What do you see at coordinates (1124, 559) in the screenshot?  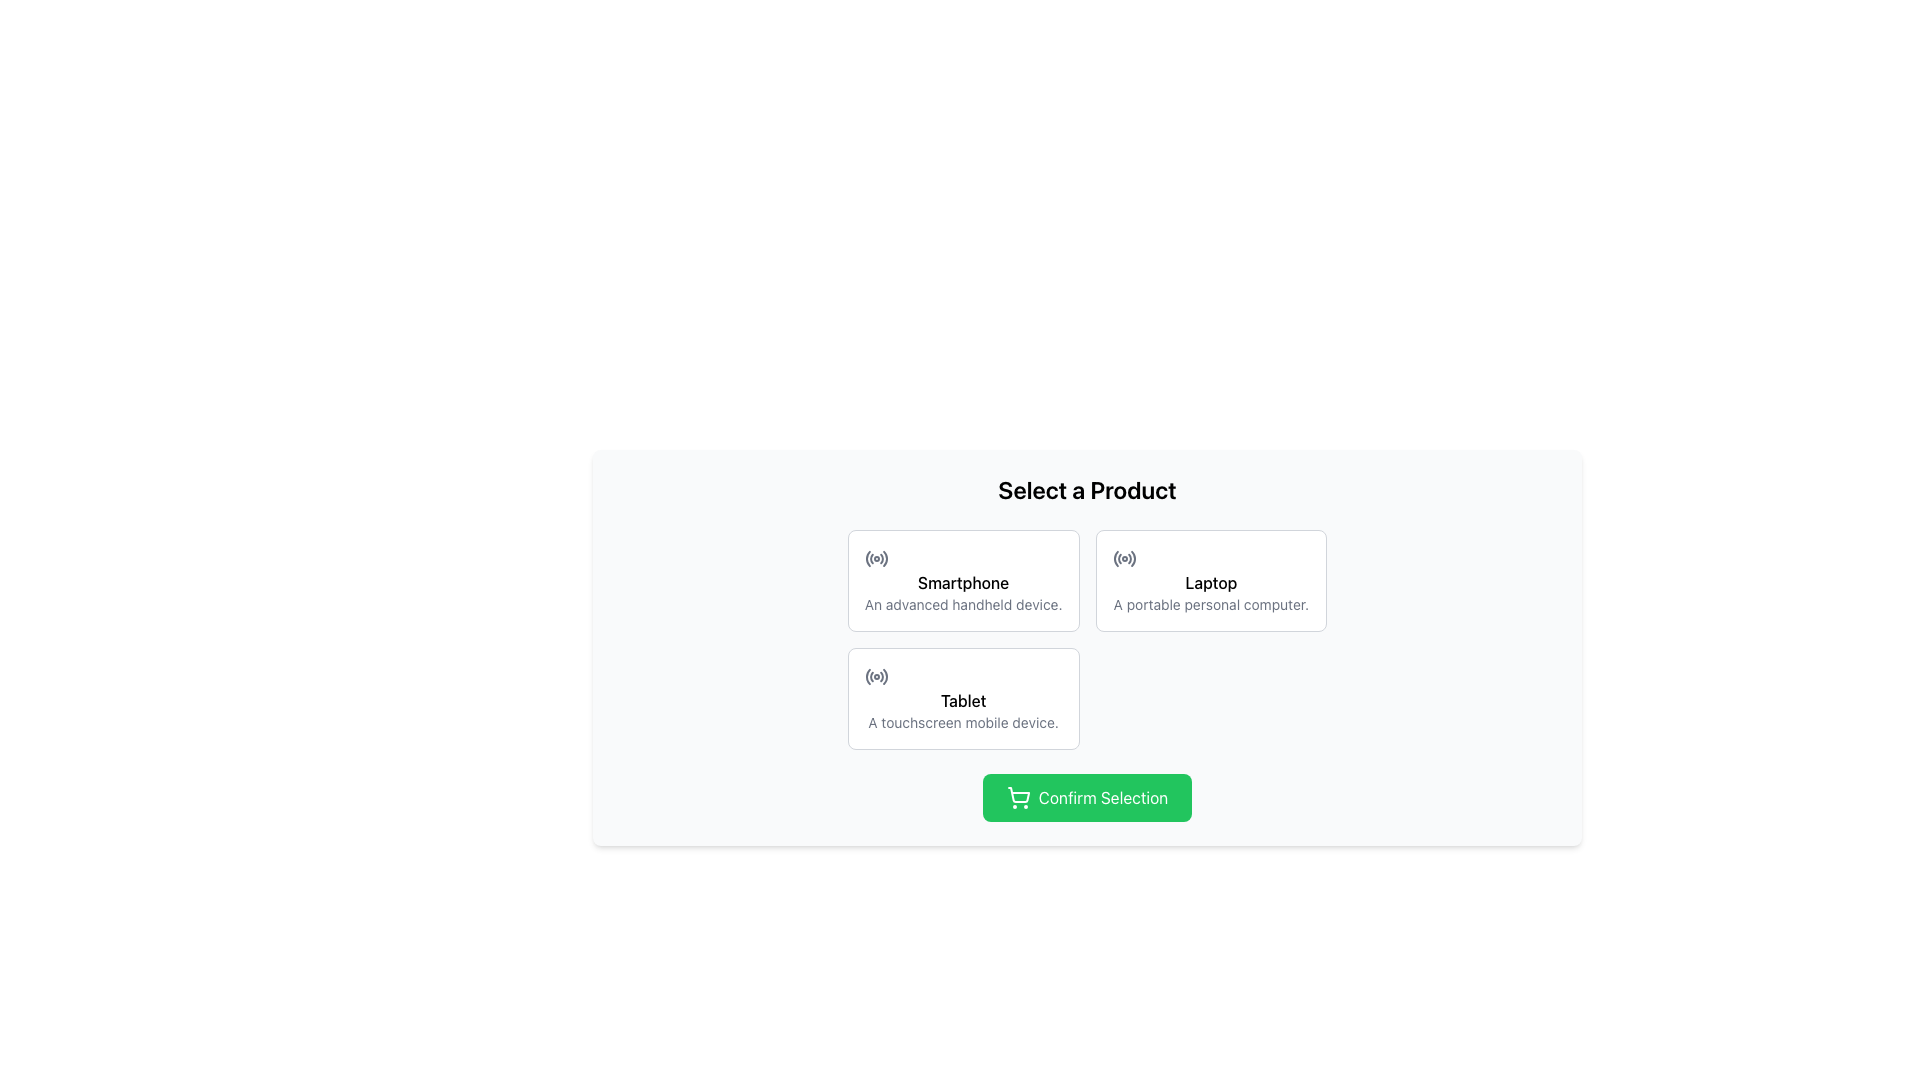 I see `the SVG icon representing the 'Laptop' option, located to the left of the 'Laptop' label in the options layout` at bounding box center [1124, 559].